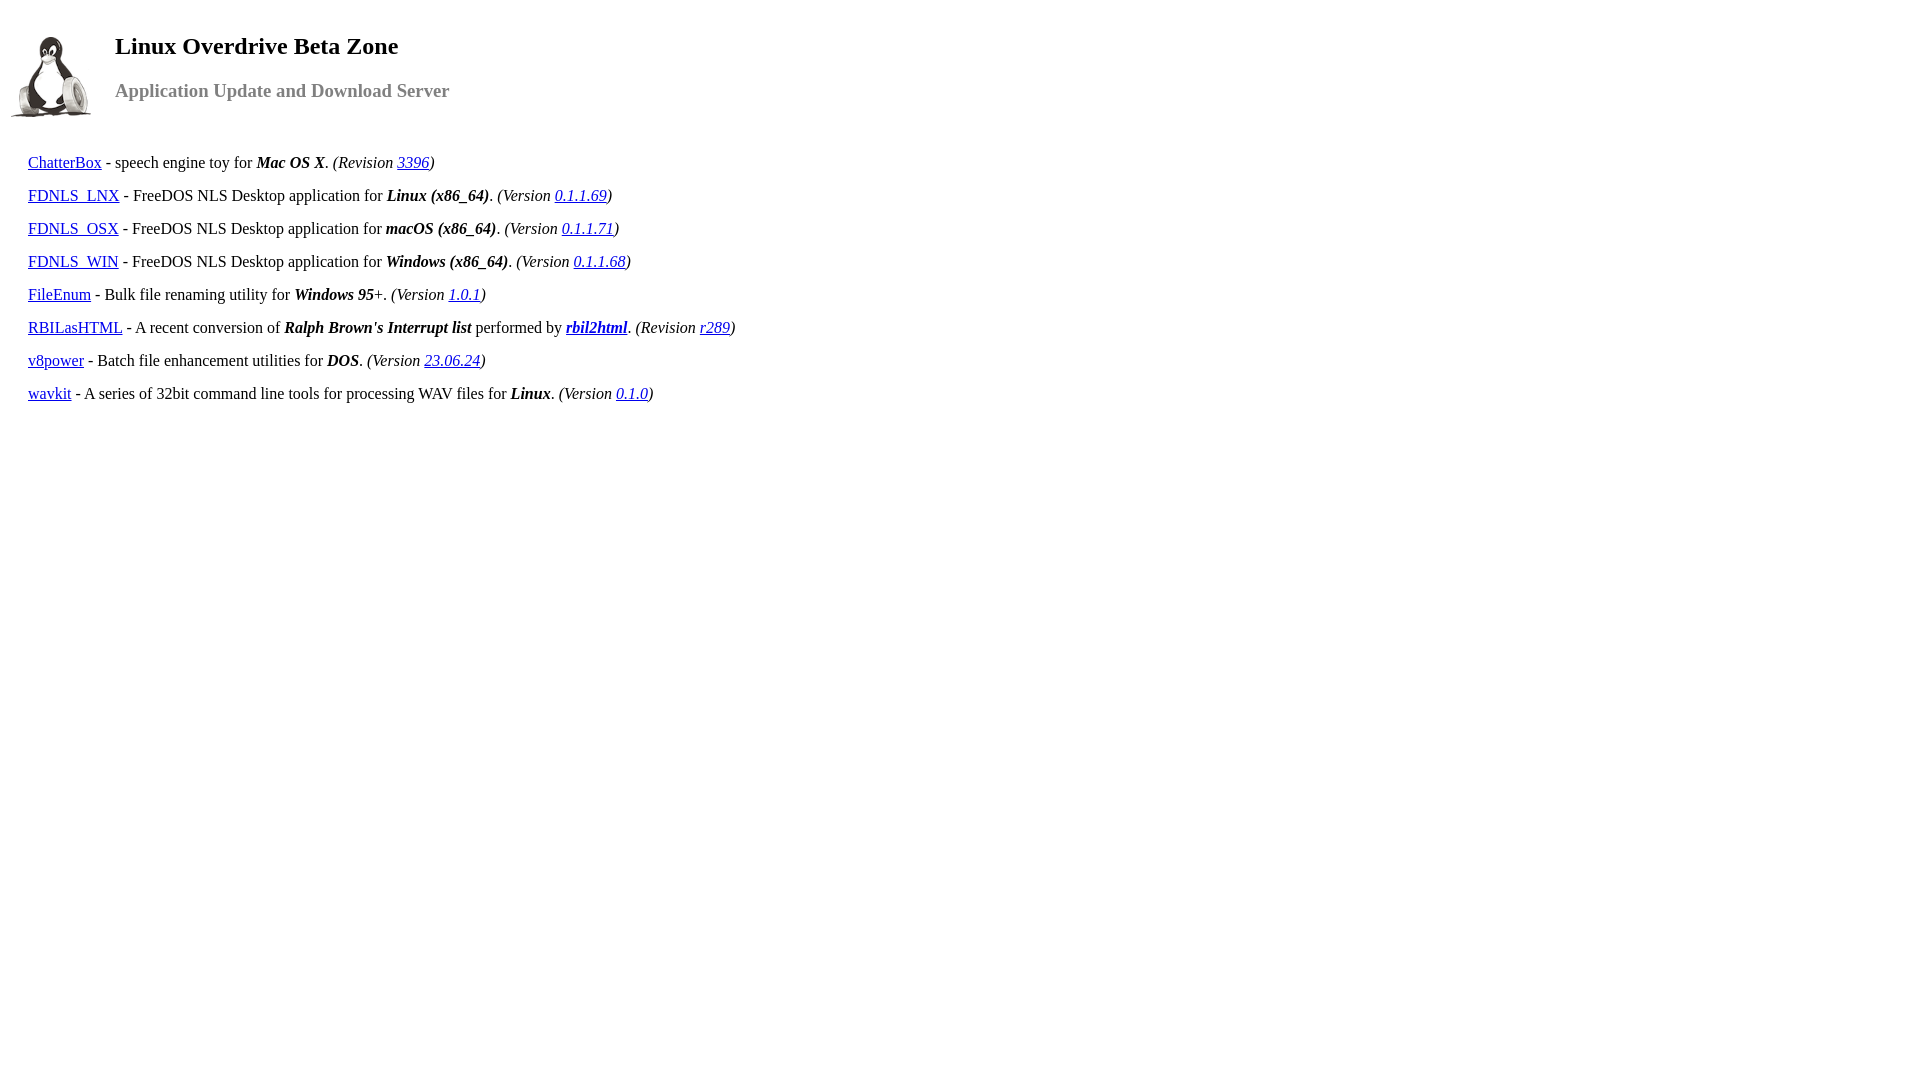 Image resolution: width=1920 pixels, height=1080 pixels. Describe the element at coordinates (450, 360) in the screenshot. I see `'23.06.24'` at that location.